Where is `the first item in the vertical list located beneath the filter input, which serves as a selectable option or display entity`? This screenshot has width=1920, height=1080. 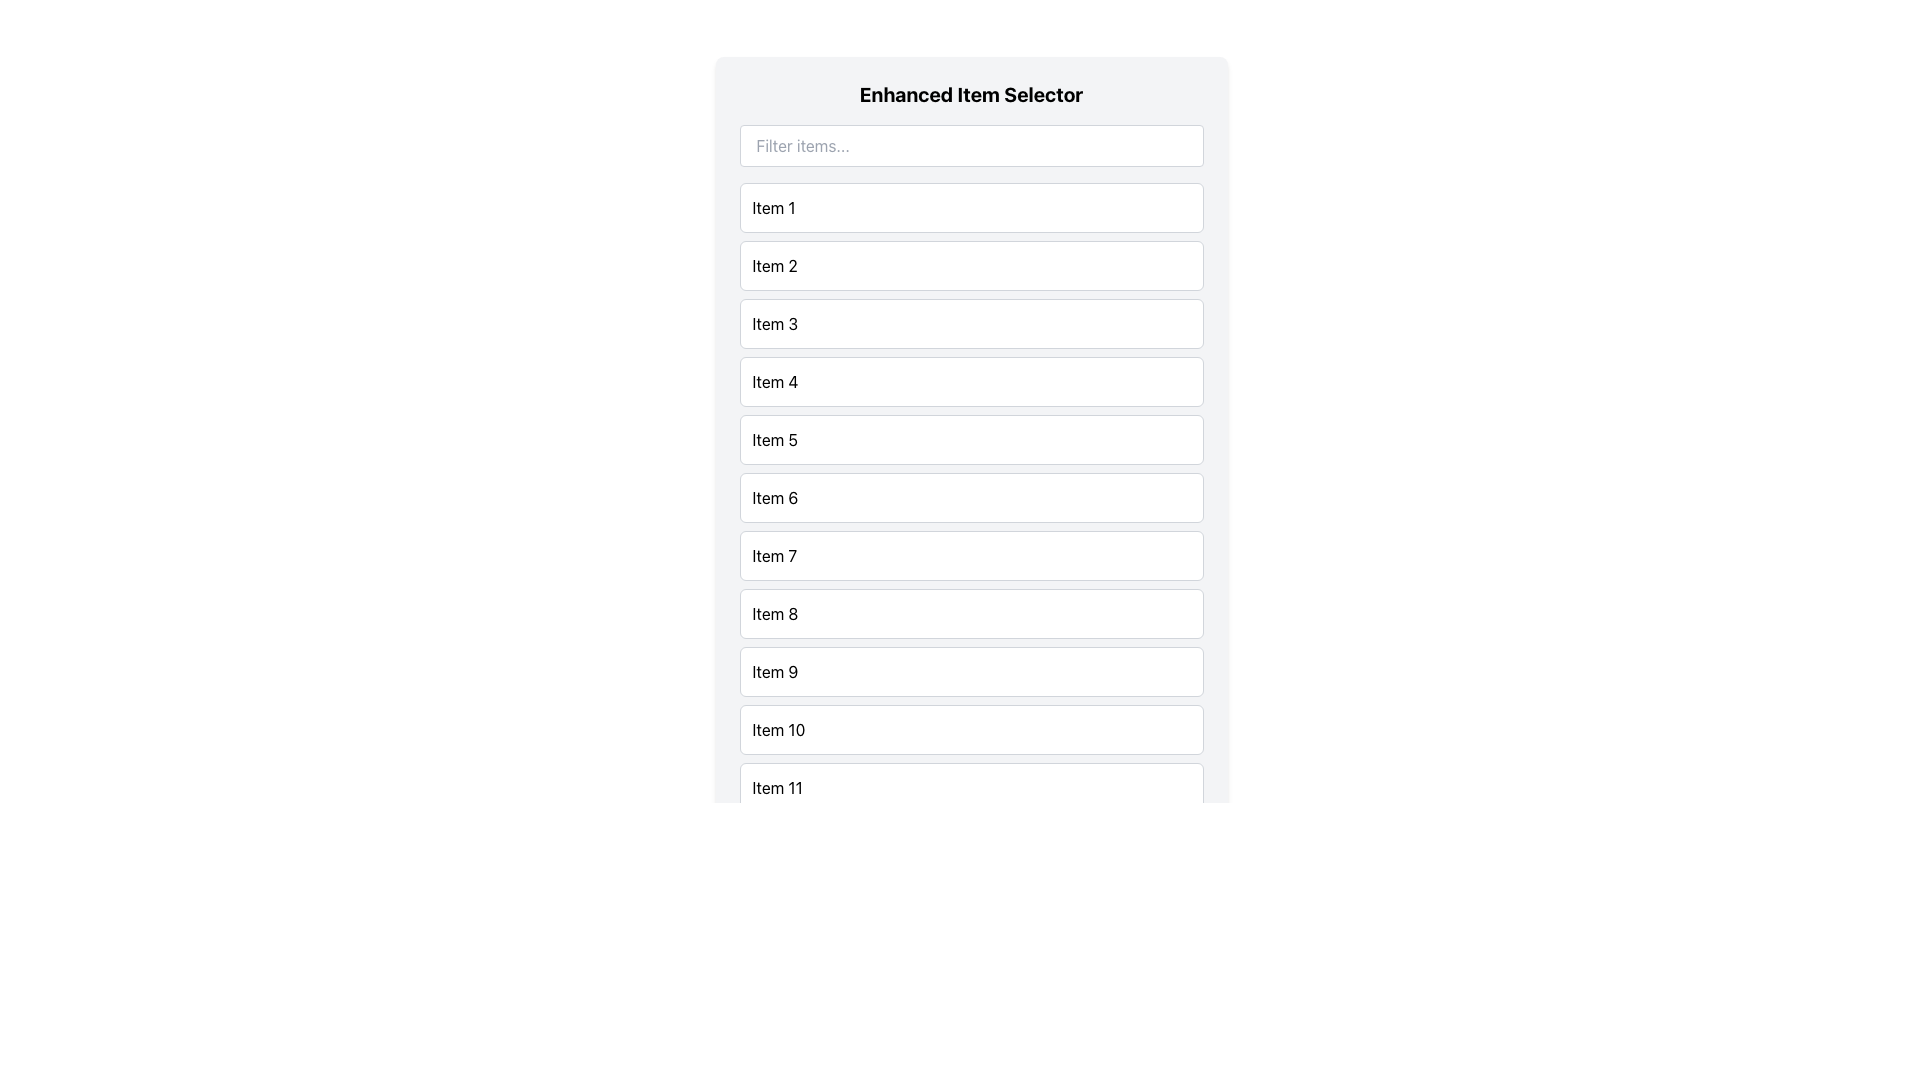
the first item in the vertical list located beneath the filter input, which serves as a selectable option or display entity is located at coordinates (971, 208).